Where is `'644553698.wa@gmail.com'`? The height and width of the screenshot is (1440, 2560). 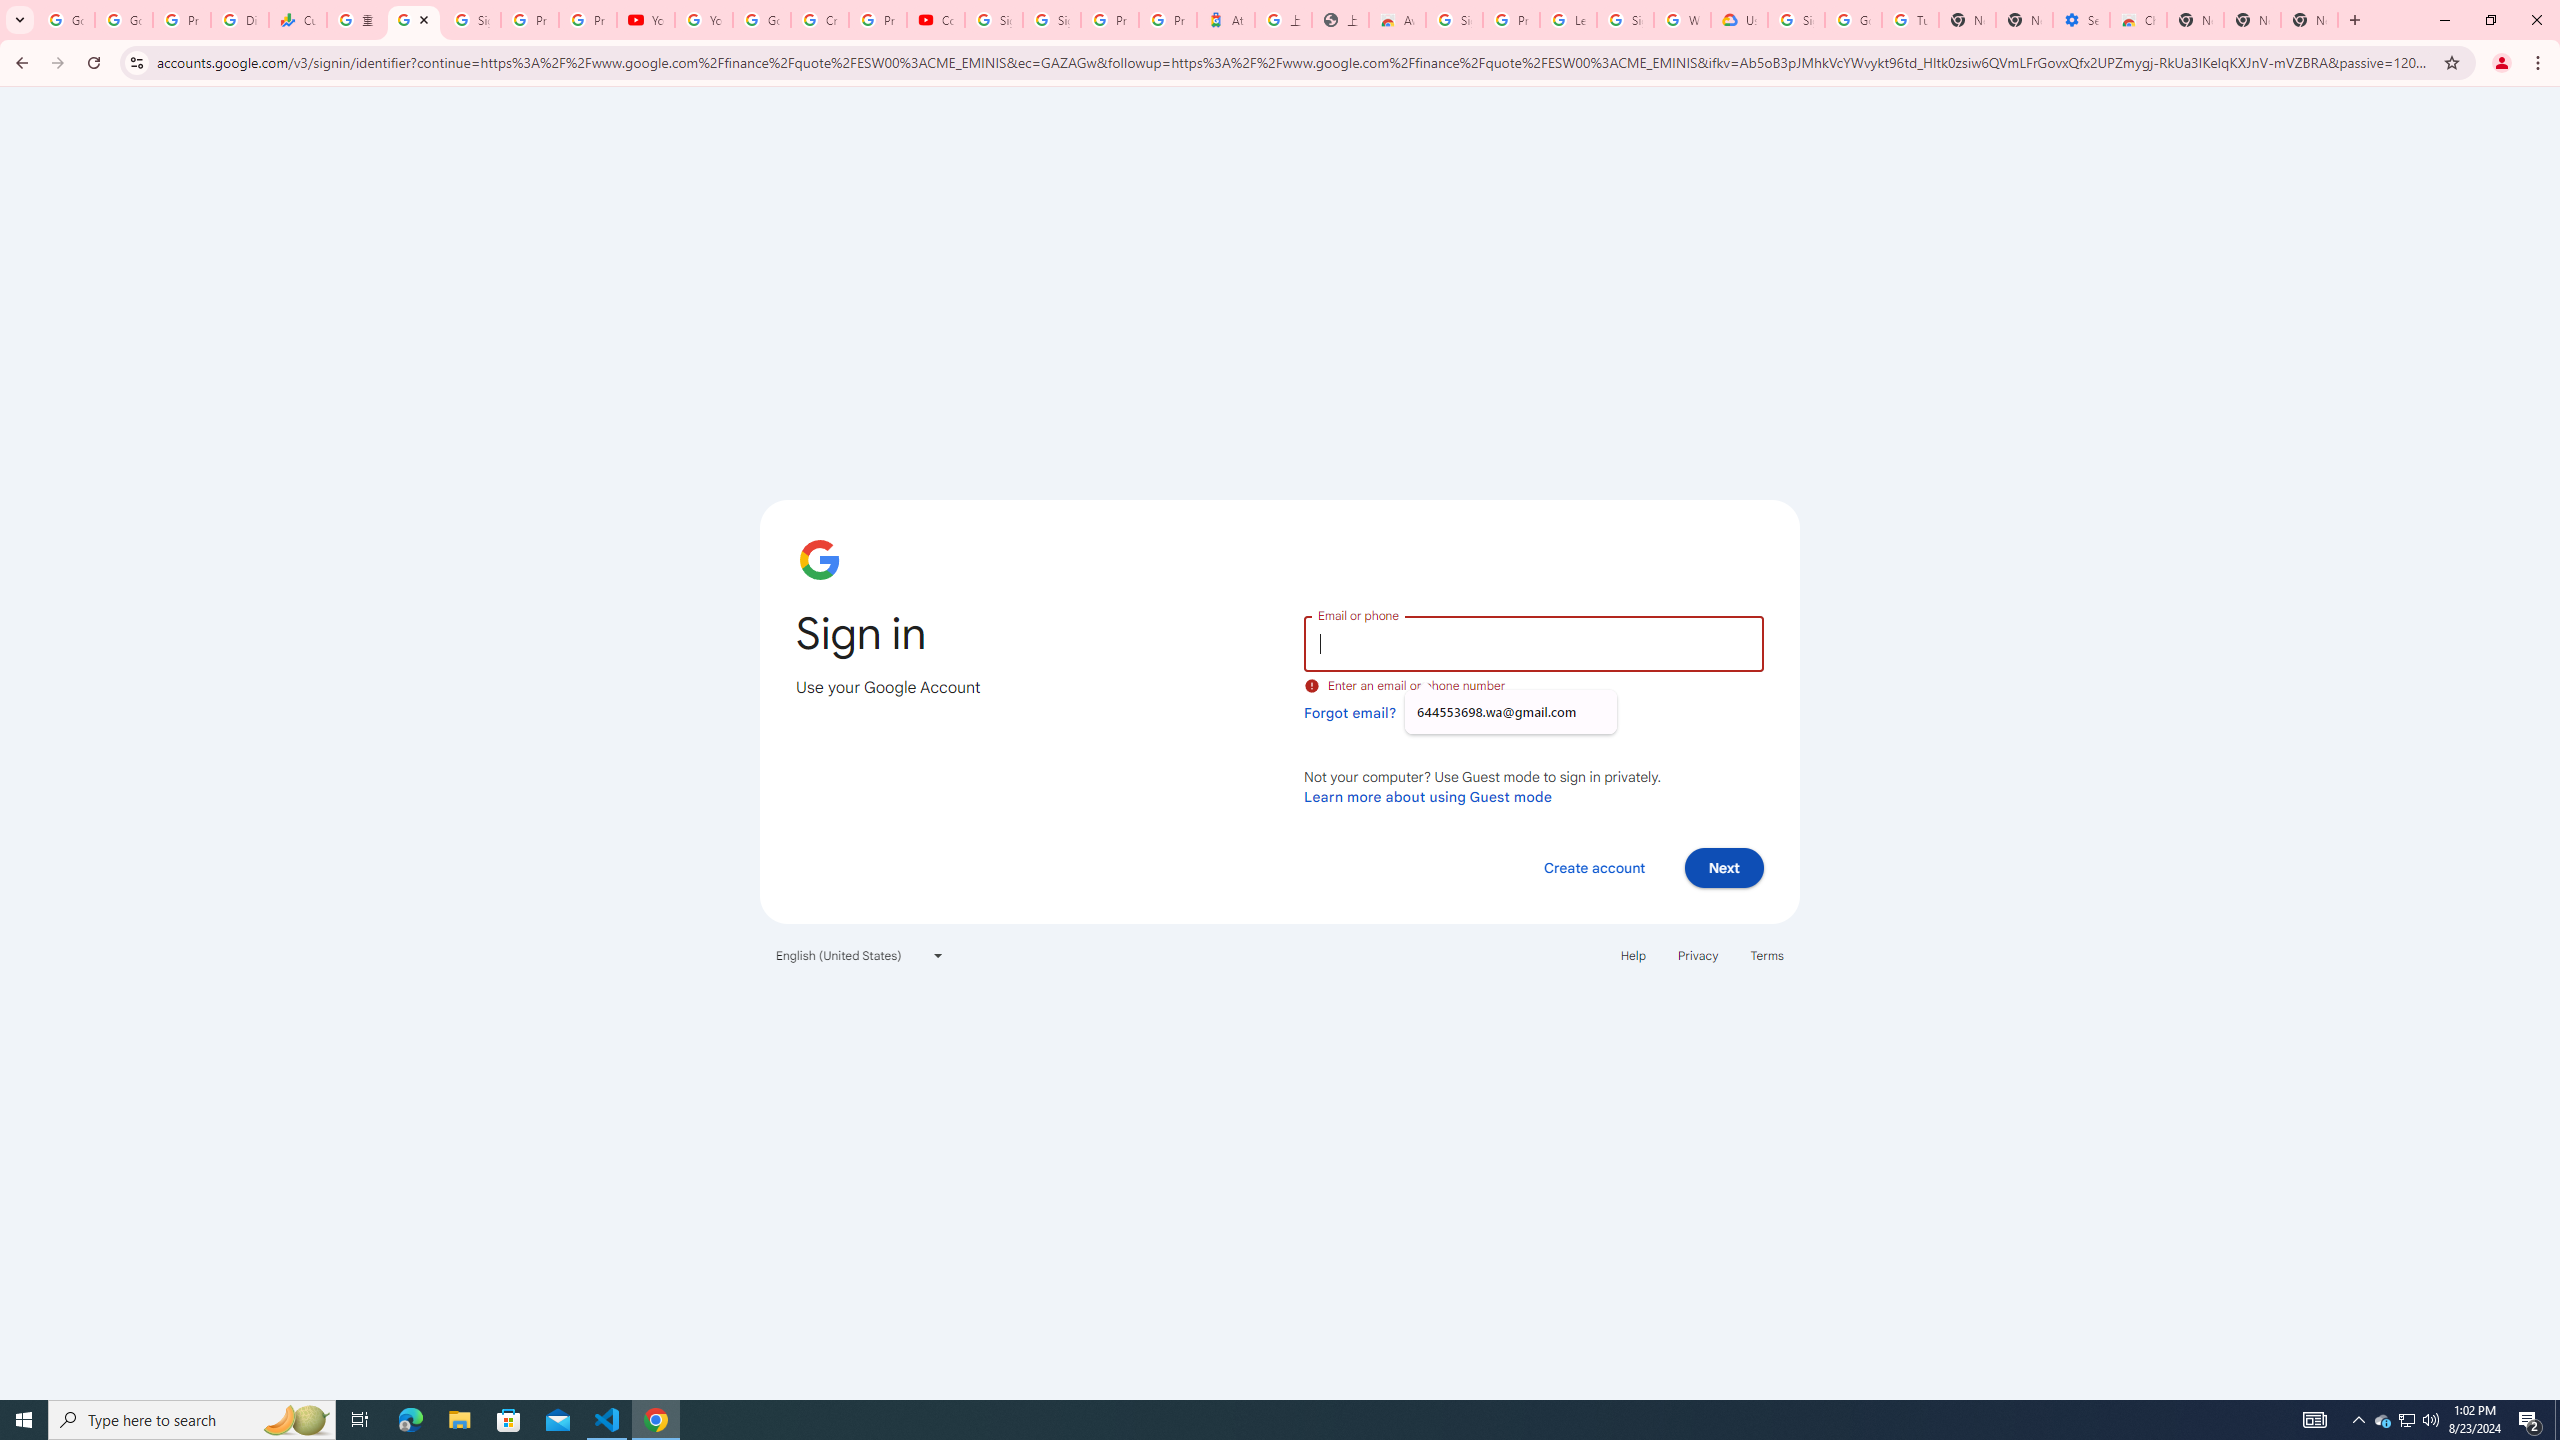 '644553698.wa@gmail.com' is located at coordinates (1509, 712).